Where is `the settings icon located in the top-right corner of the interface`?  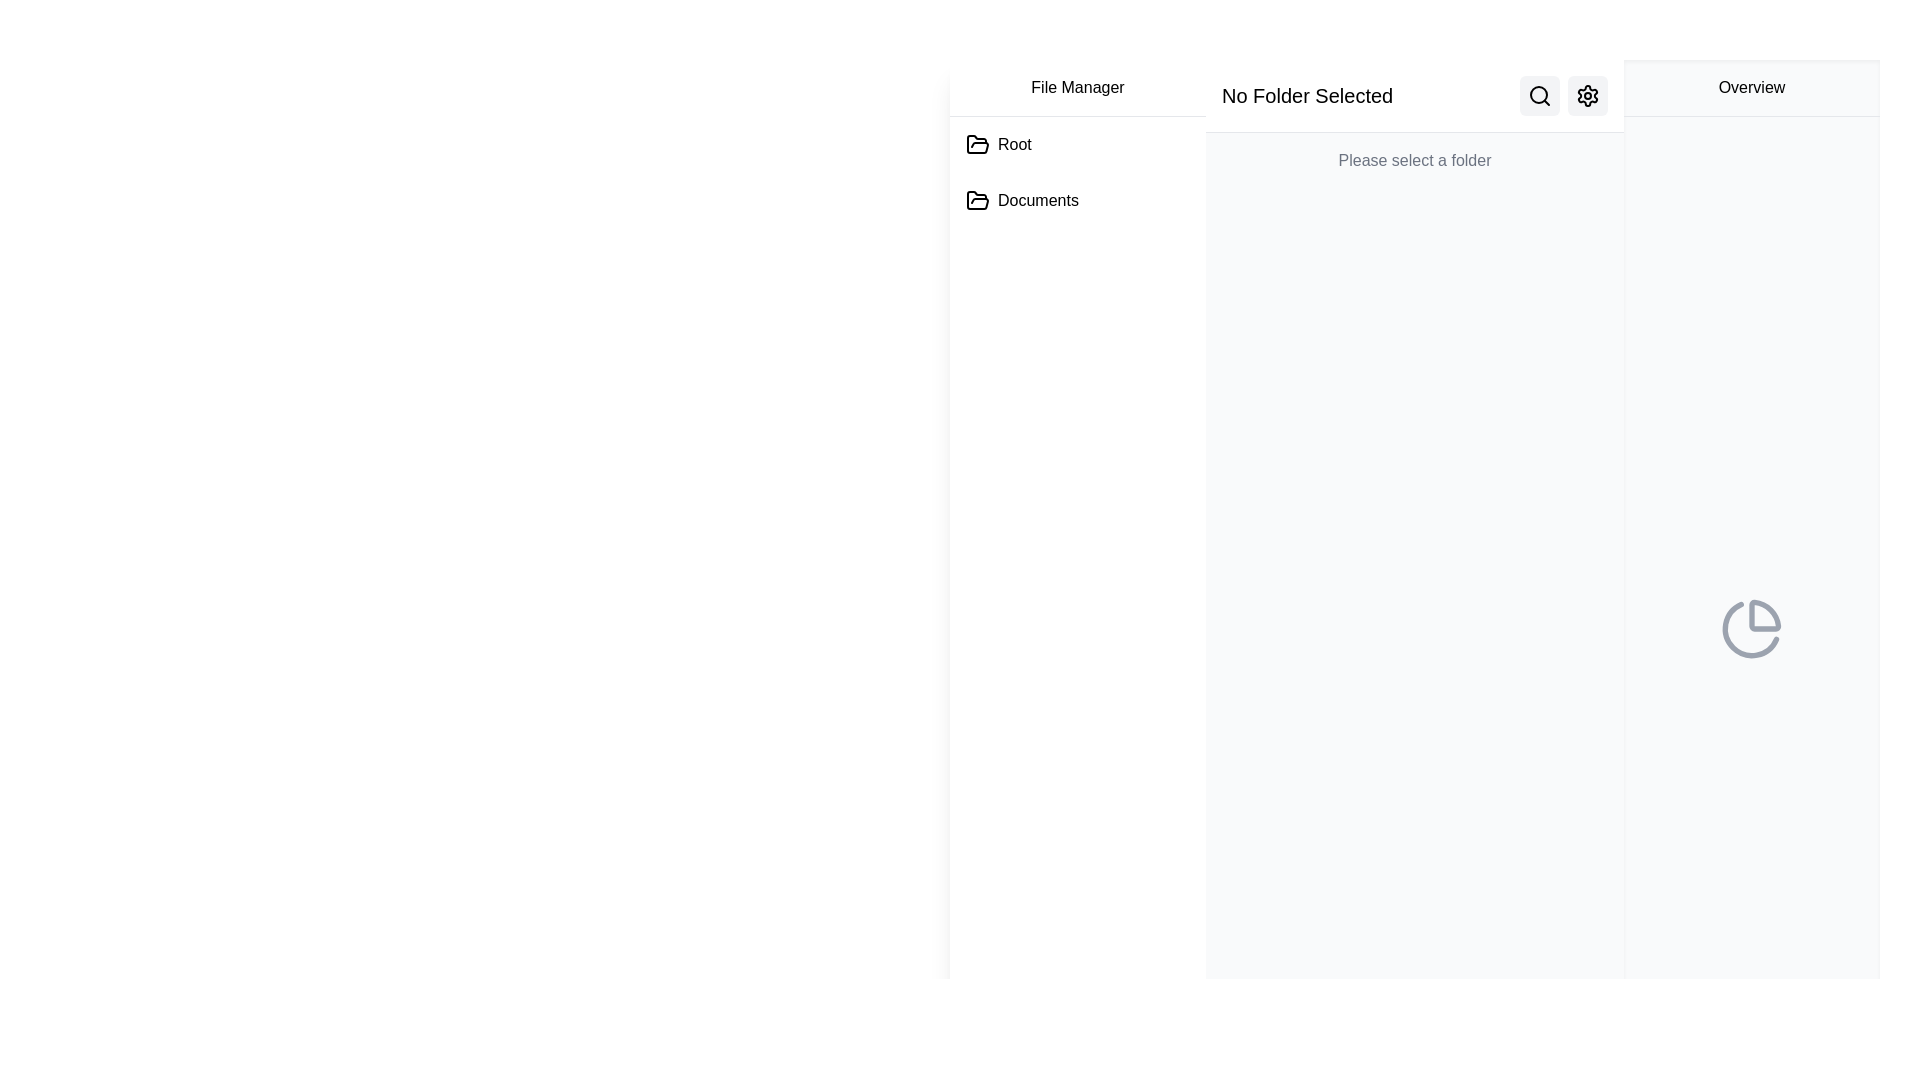 the settings icon located in the top-right corner of the interface is located at coordinates (1587, 96).